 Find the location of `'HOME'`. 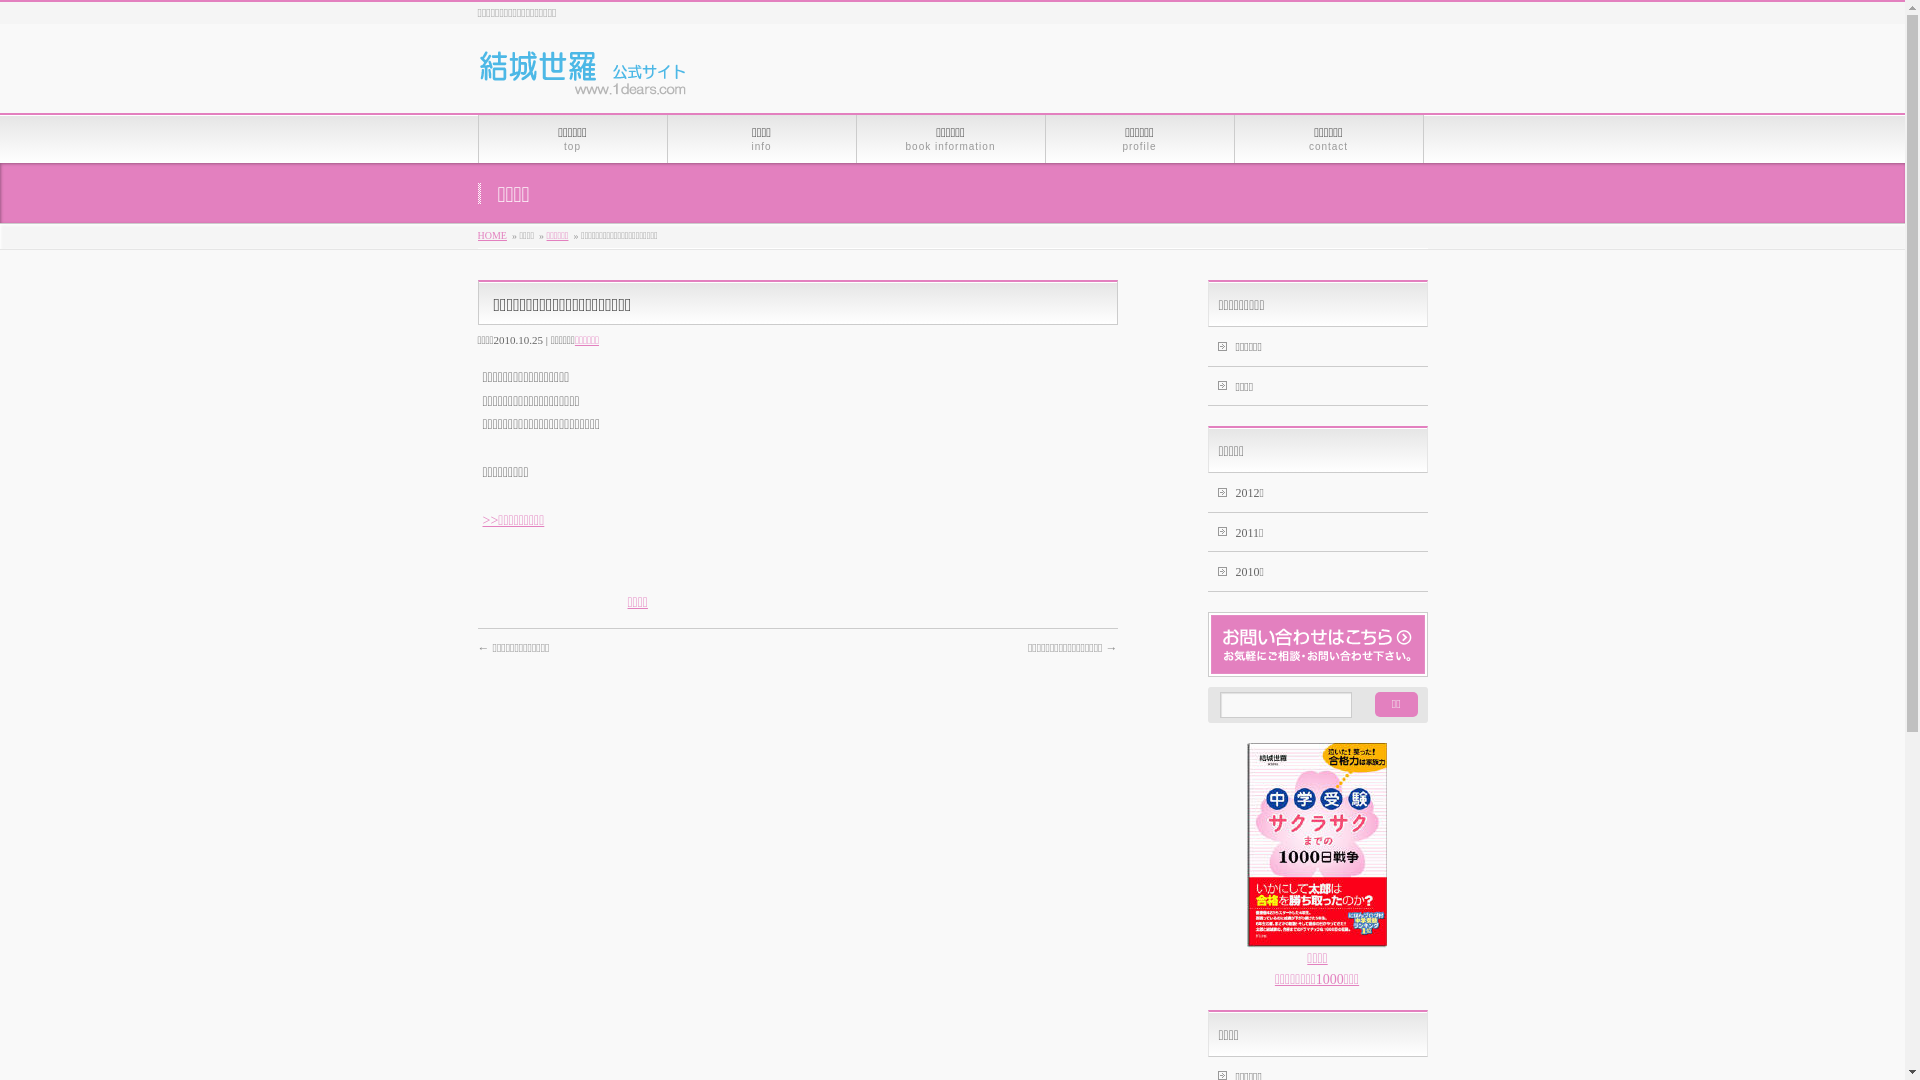

'HOME' is located at coordinates (477, 234).